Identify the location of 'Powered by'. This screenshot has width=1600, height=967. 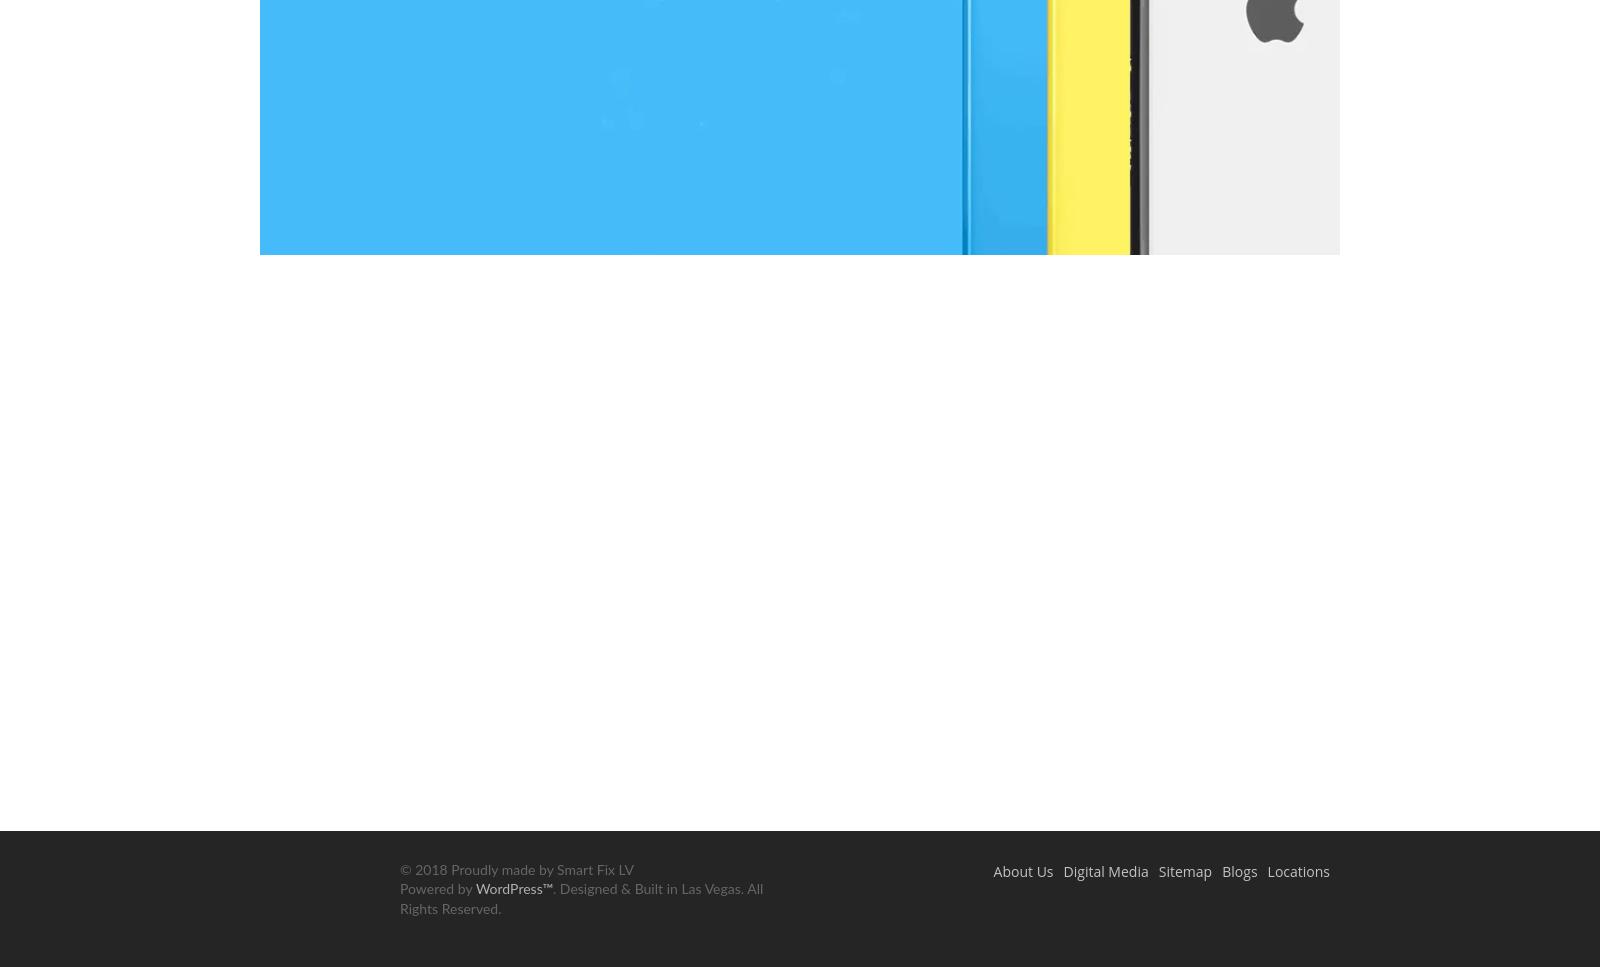
(436, 889).